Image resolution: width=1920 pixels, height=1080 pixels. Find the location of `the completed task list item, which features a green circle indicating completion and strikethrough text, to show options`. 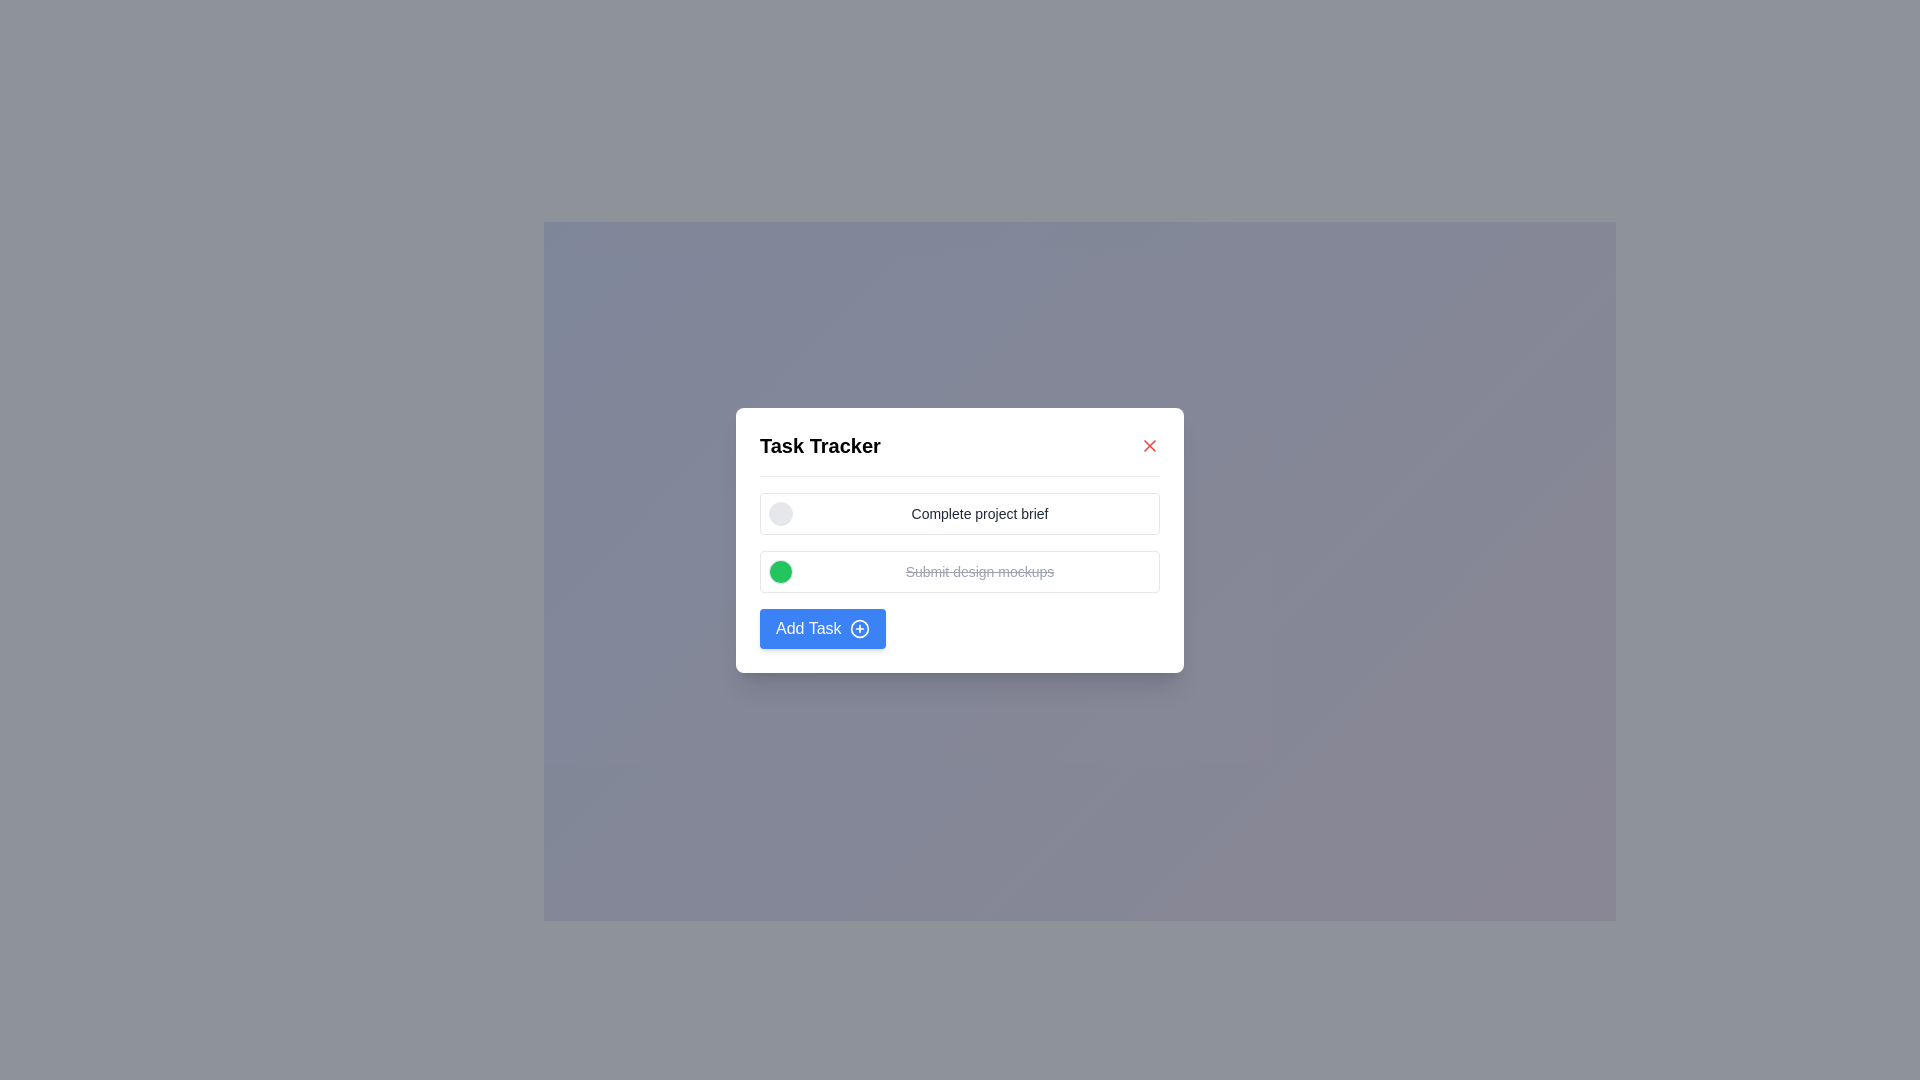

the completed task list item, which features a green circle indicating completion and strikethrough text, to show options is located at coordinates (960, 571).